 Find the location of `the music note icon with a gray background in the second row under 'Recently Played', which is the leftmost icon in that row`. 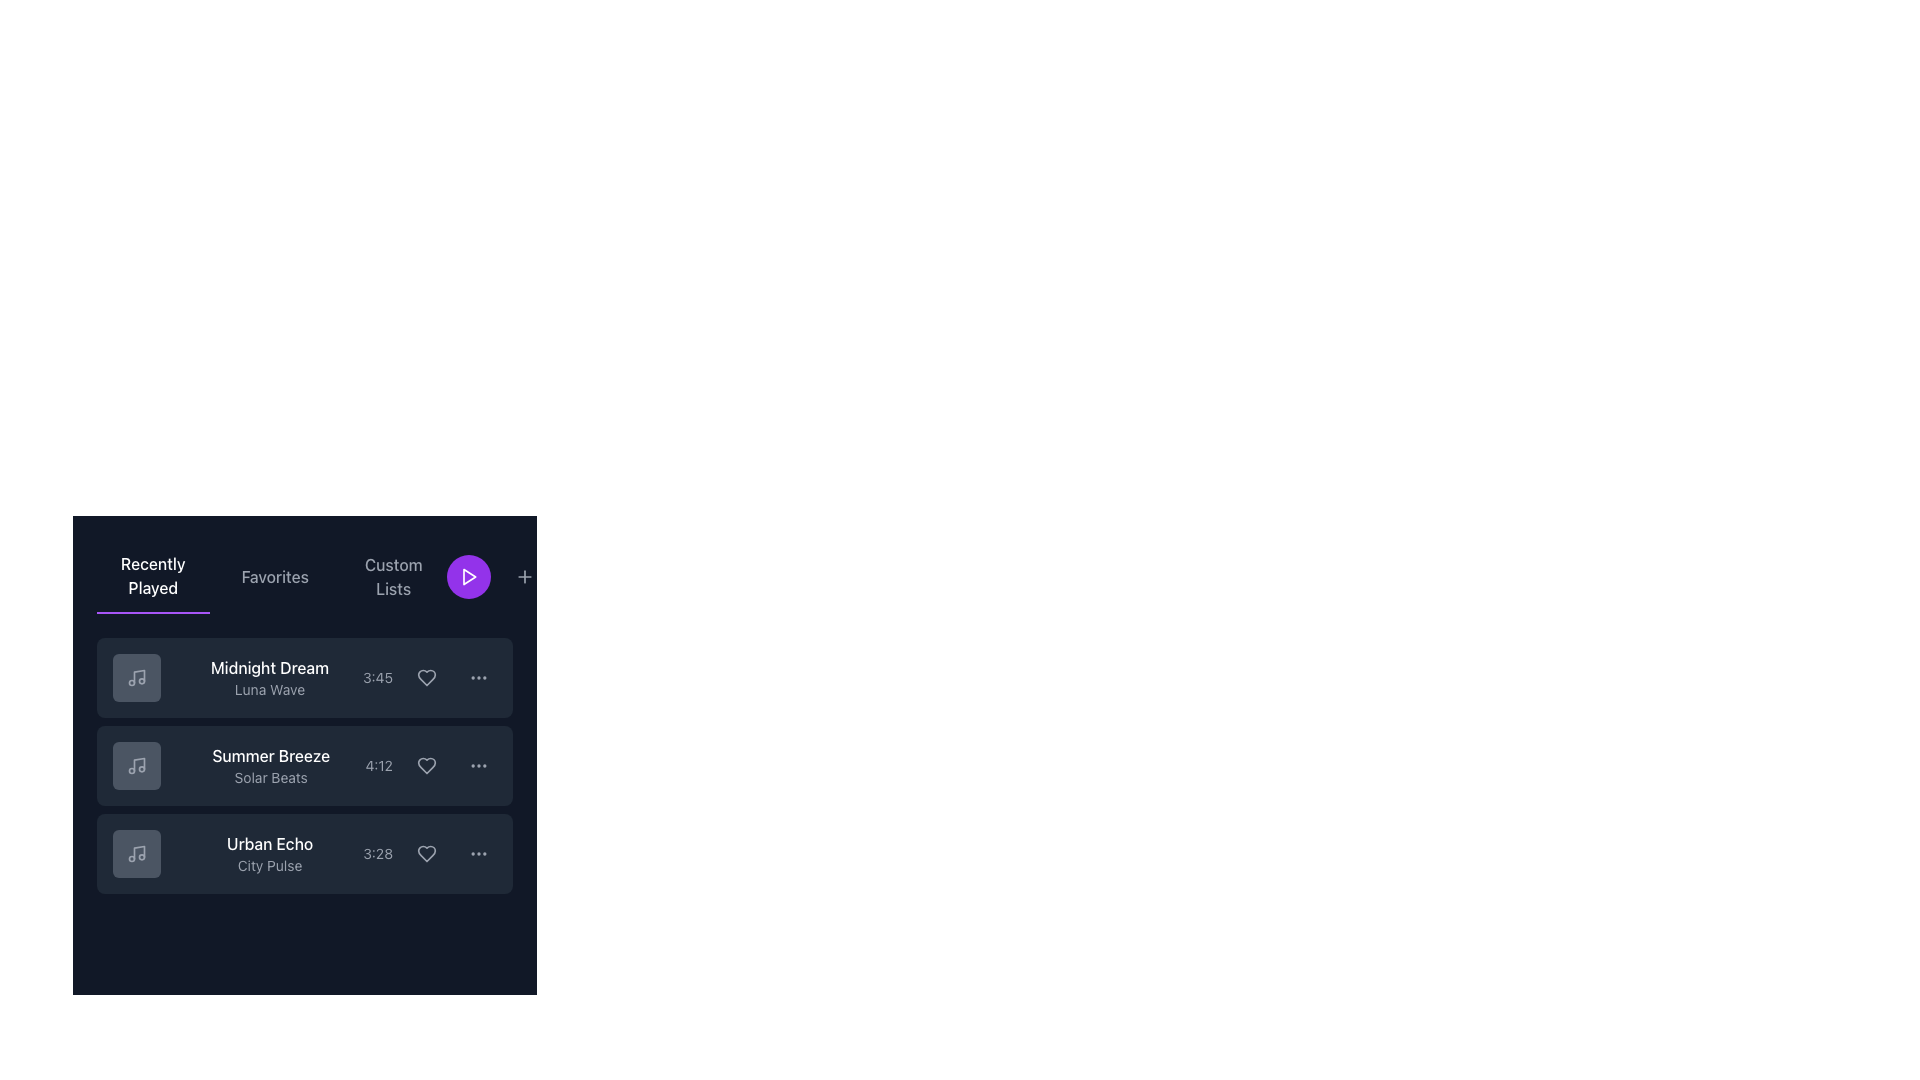

the music note icon with a gray background in the second row under 'Recently Played', which is the leftmost icon in that row is located at coordinates (136, 765).